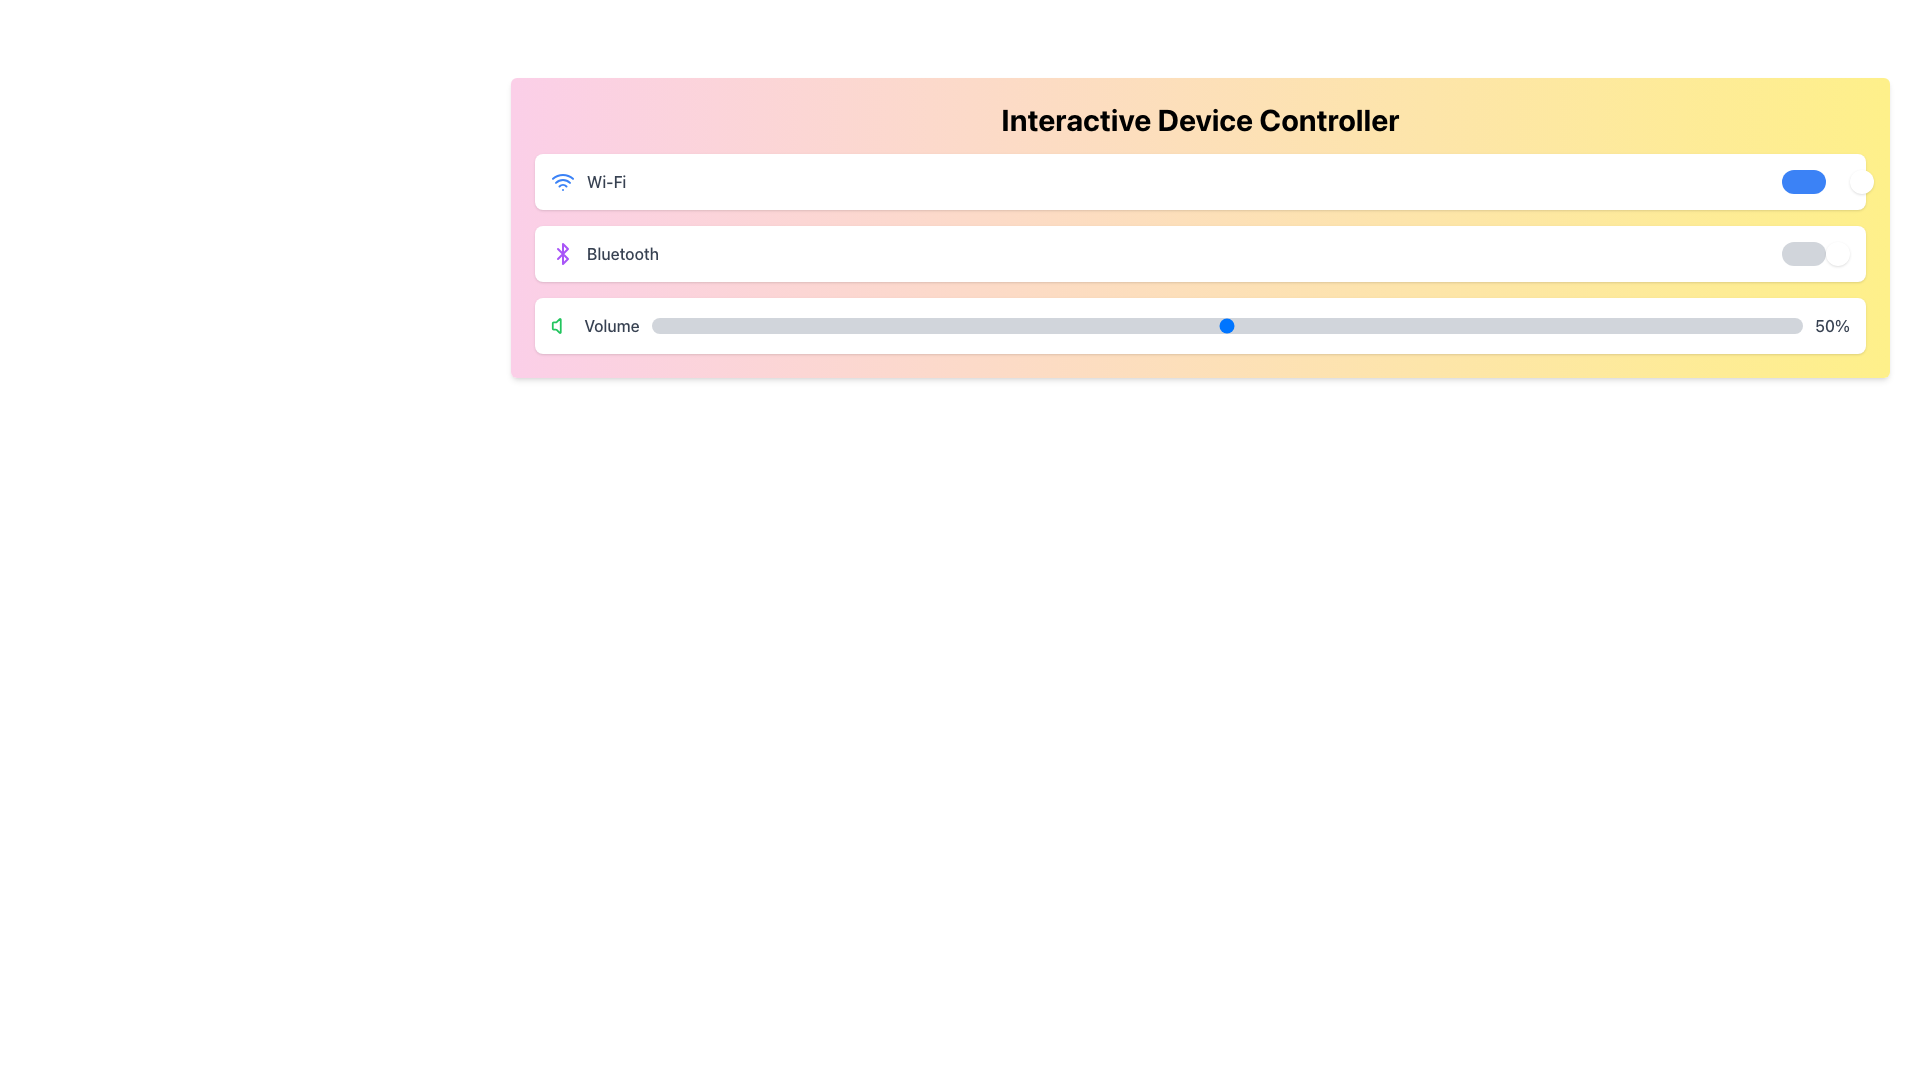  What do you see at coordinates (1353, 316) in the screenshot?
I see `the slider value` at bounding box center [1353, 316].